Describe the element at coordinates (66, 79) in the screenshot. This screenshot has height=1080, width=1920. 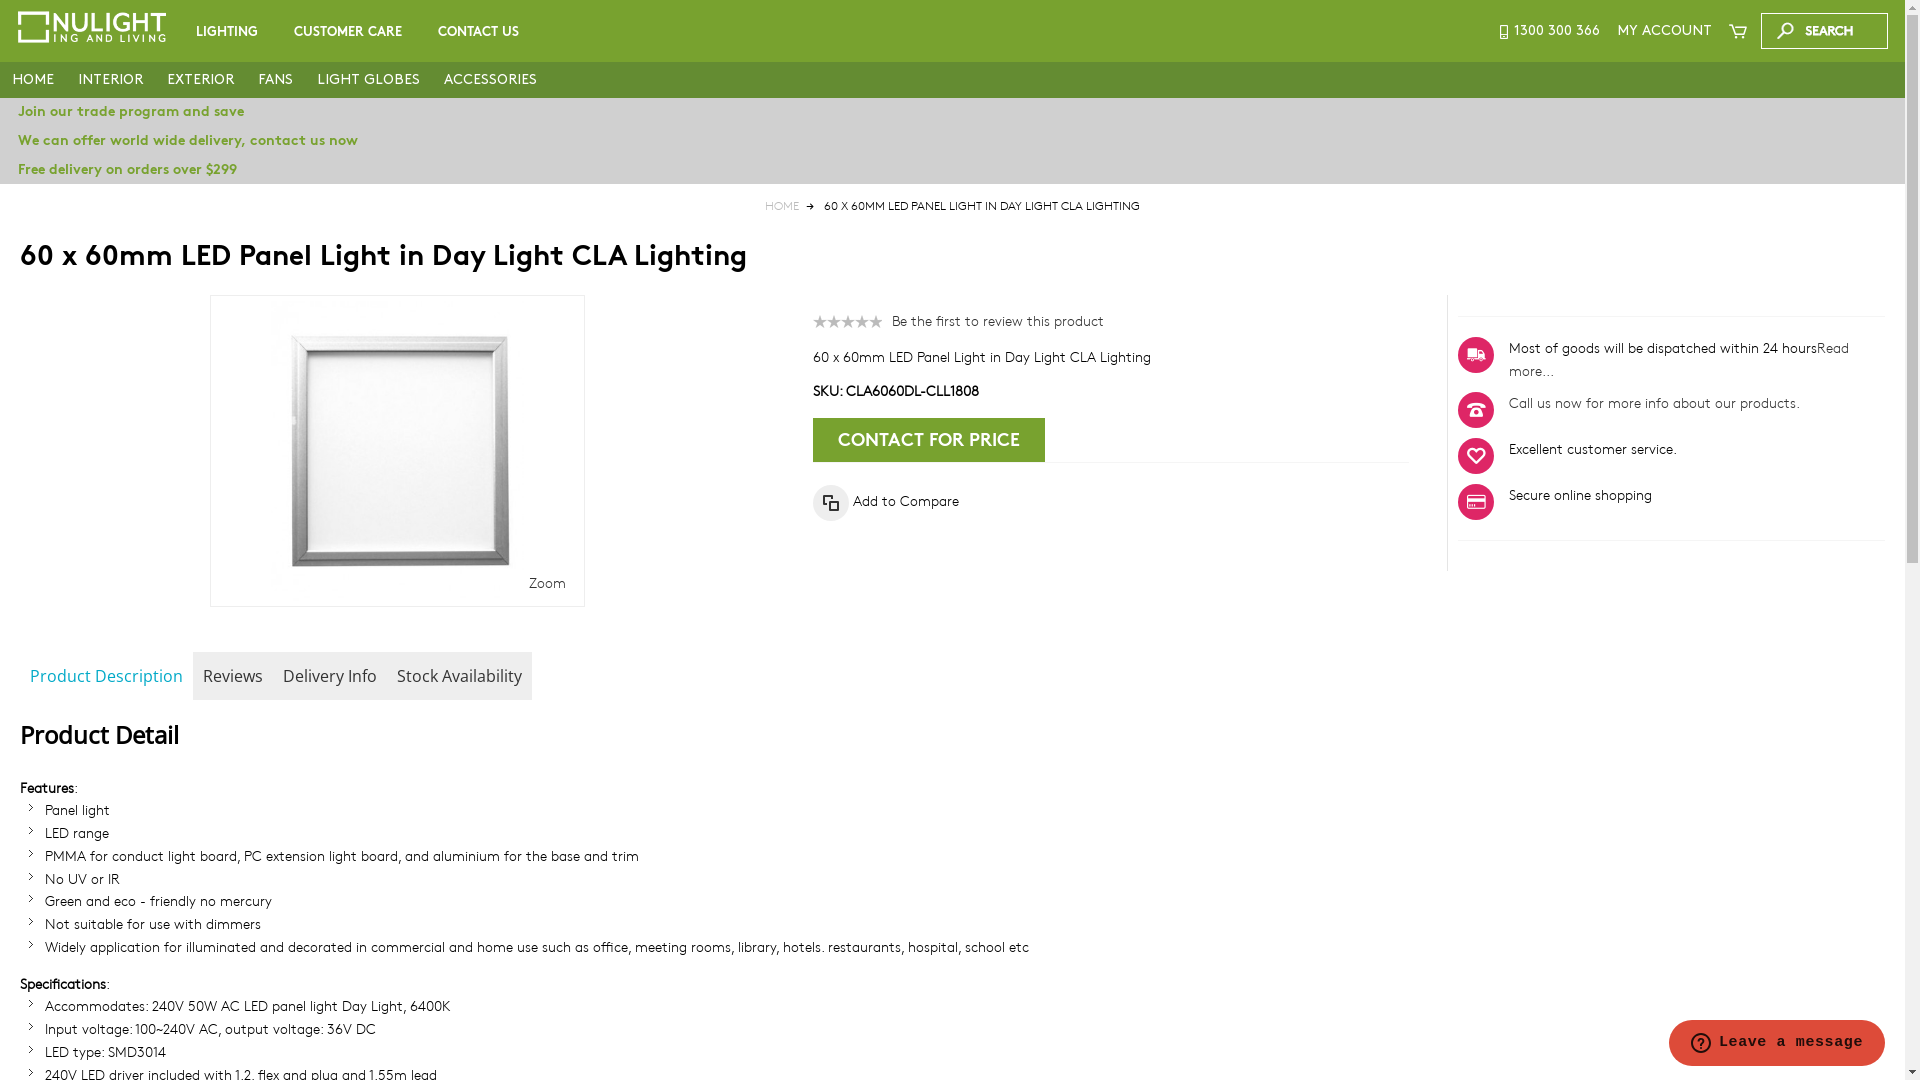
I see `'INTERIOR'` at that location.